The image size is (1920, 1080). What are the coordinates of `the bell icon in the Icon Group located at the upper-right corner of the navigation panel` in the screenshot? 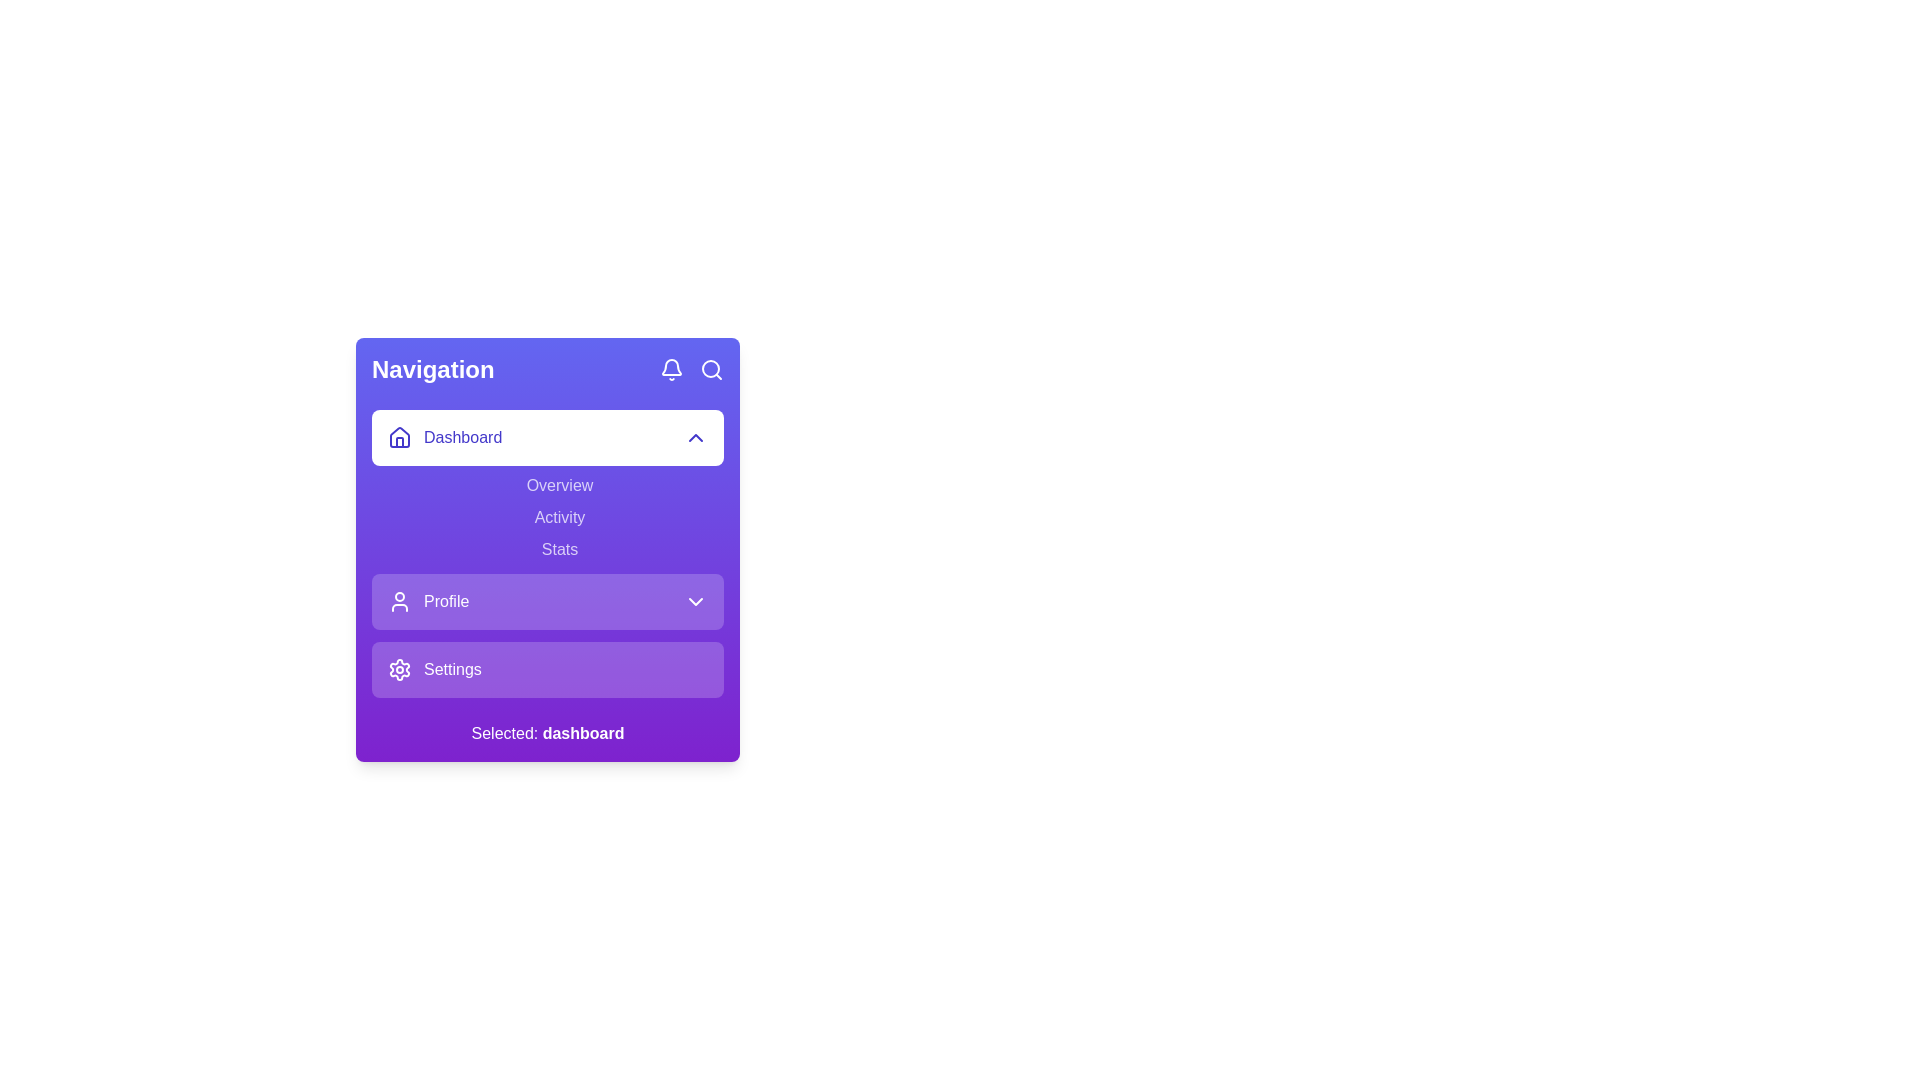 It's located at (691, 370).